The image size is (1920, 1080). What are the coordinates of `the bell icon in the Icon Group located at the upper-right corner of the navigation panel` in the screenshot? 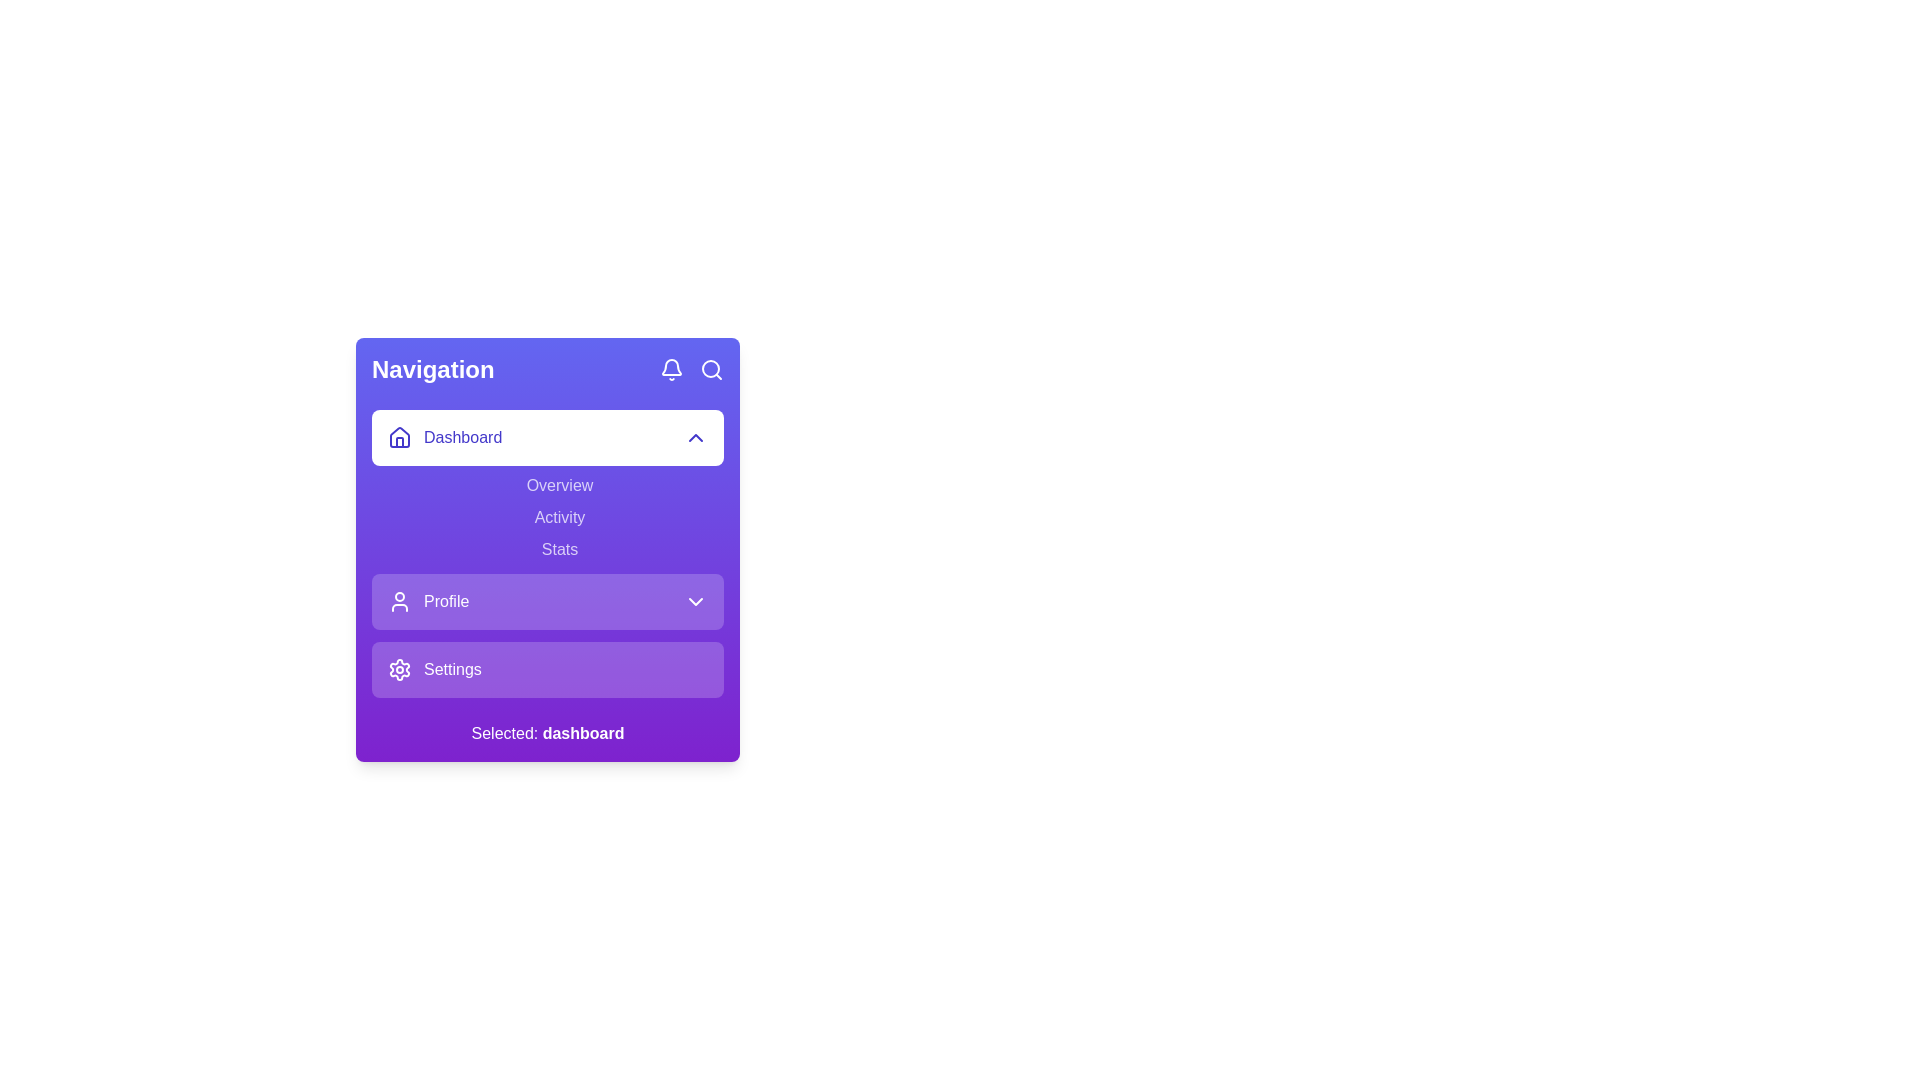 It's located at (691, 370).